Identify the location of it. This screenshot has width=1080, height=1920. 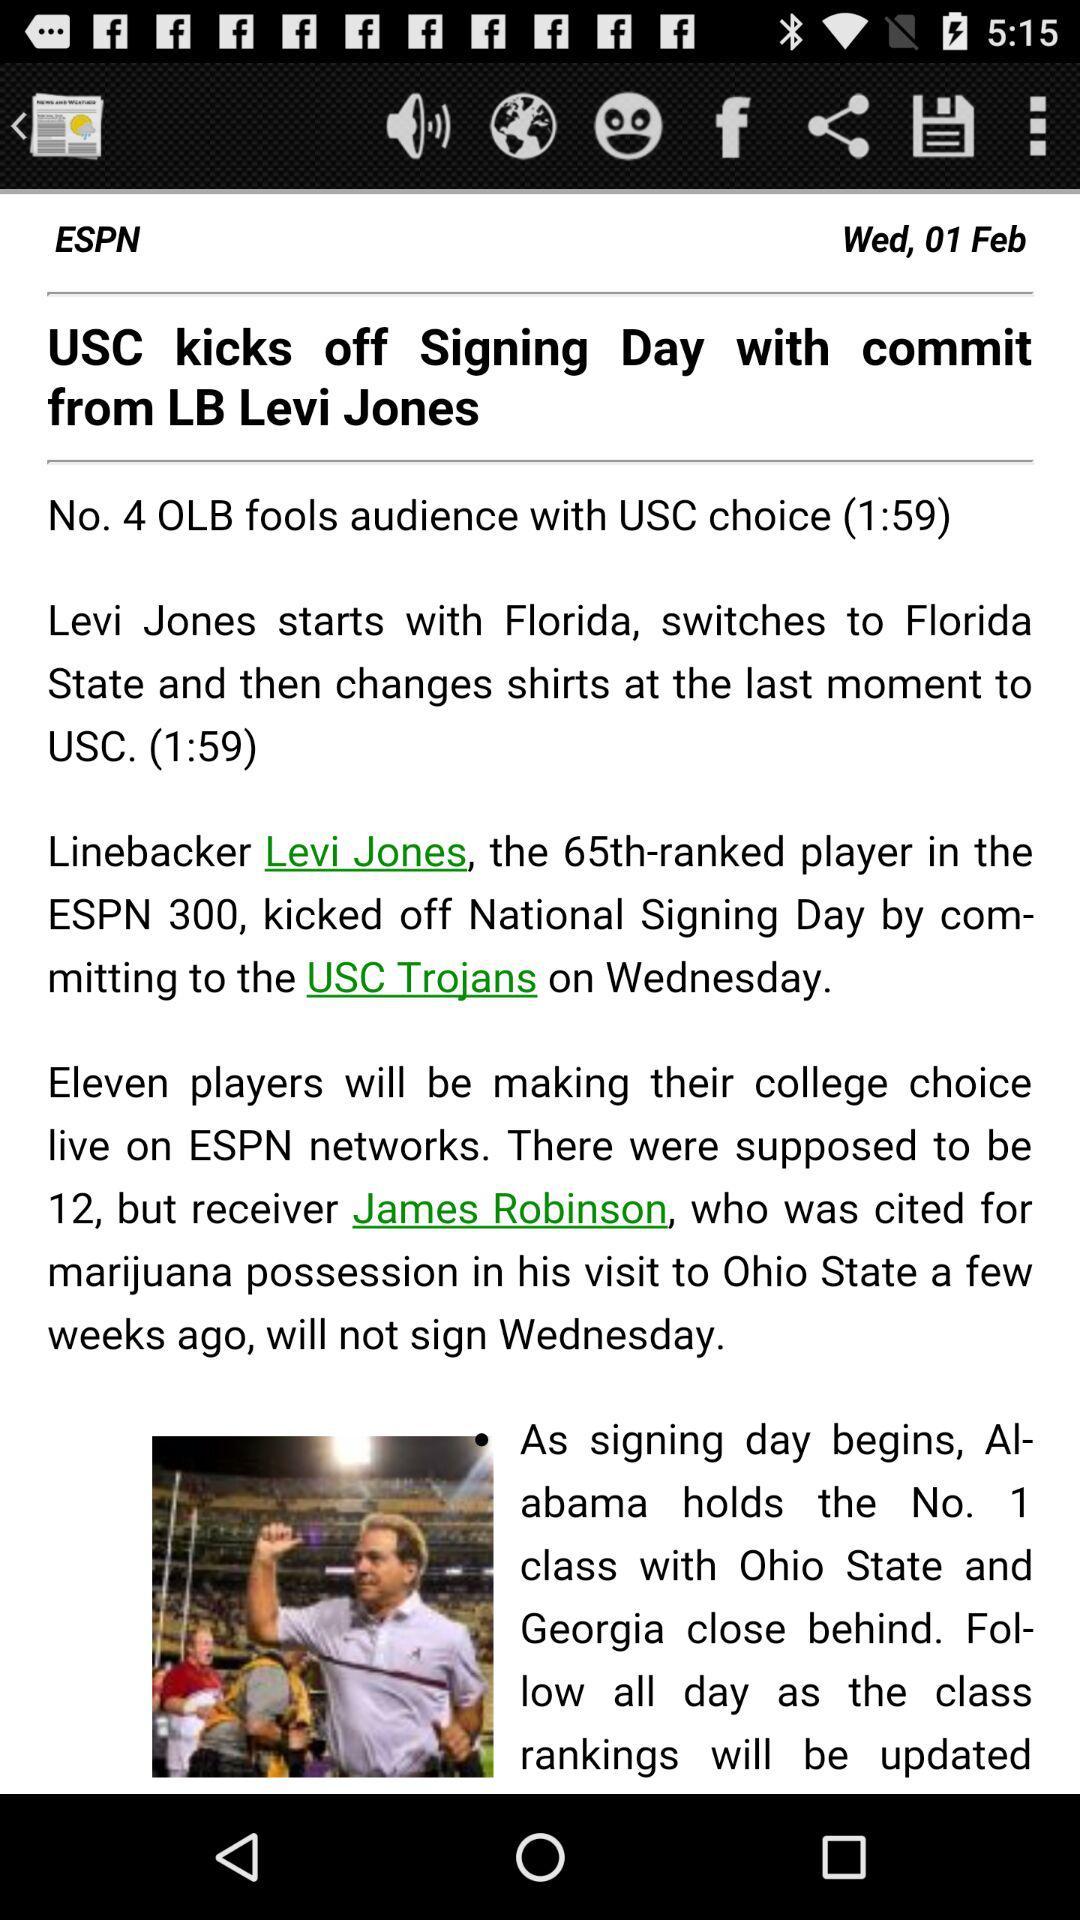
(943, 124).